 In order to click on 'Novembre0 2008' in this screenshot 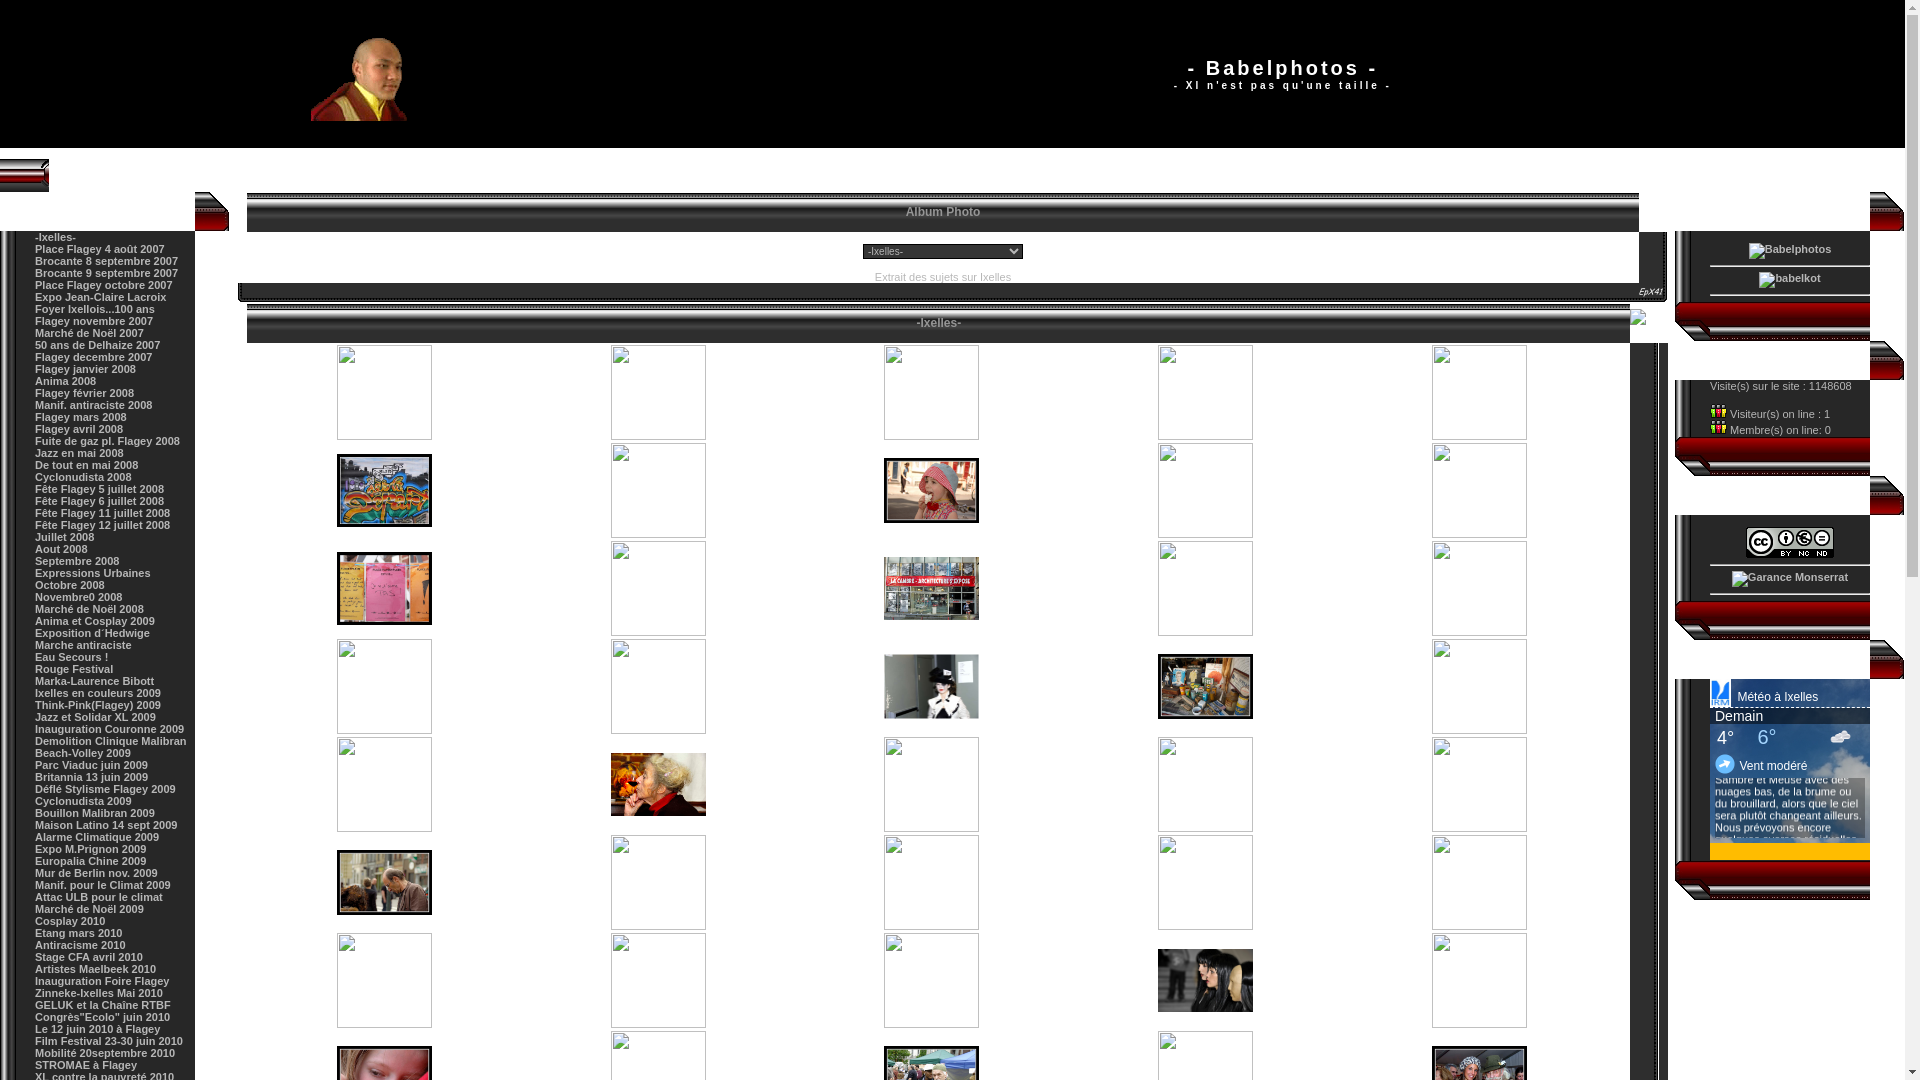, I will do `click(34, 596)`.